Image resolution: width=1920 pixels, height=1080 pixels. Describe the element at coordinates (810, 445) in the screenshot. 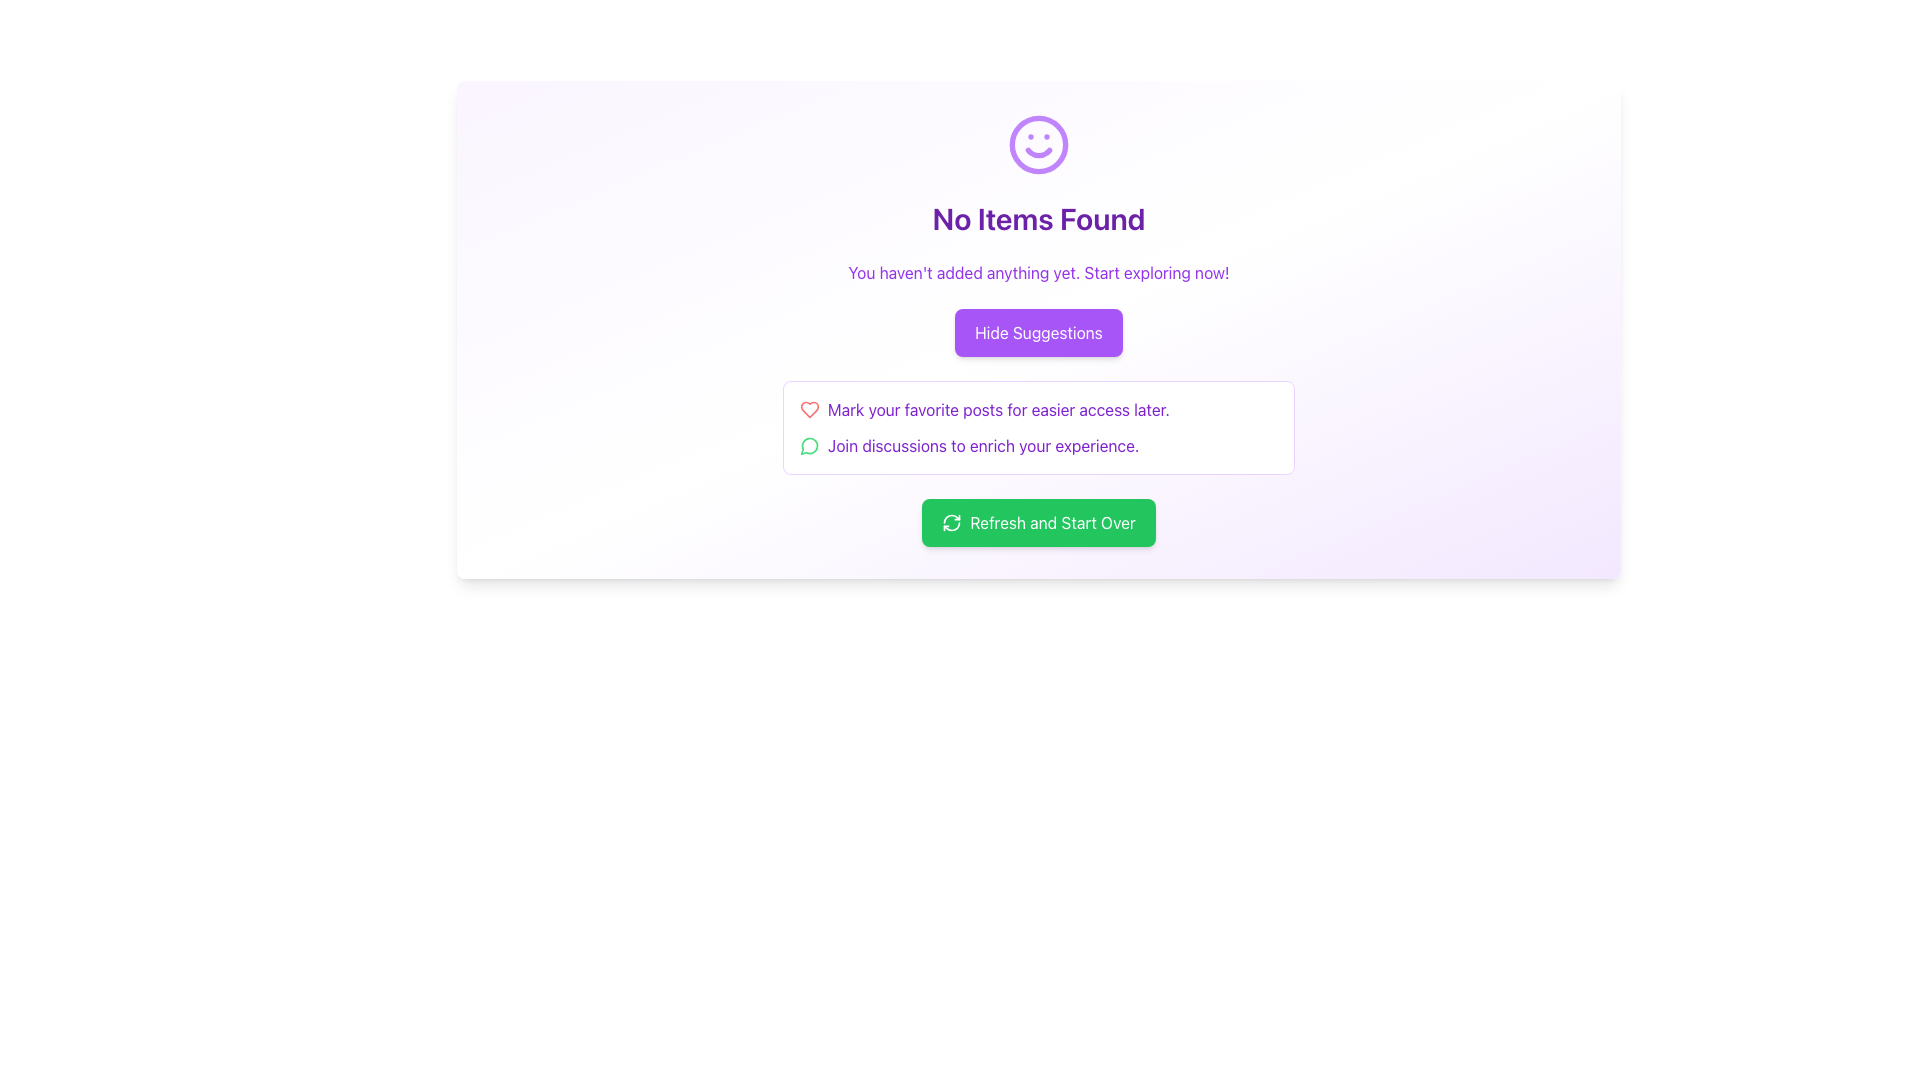

I see `the icon located to the left of the text 'Join discussions to enrich your experience.' in the highlighted section near the bottom-center of the interface` at that location.